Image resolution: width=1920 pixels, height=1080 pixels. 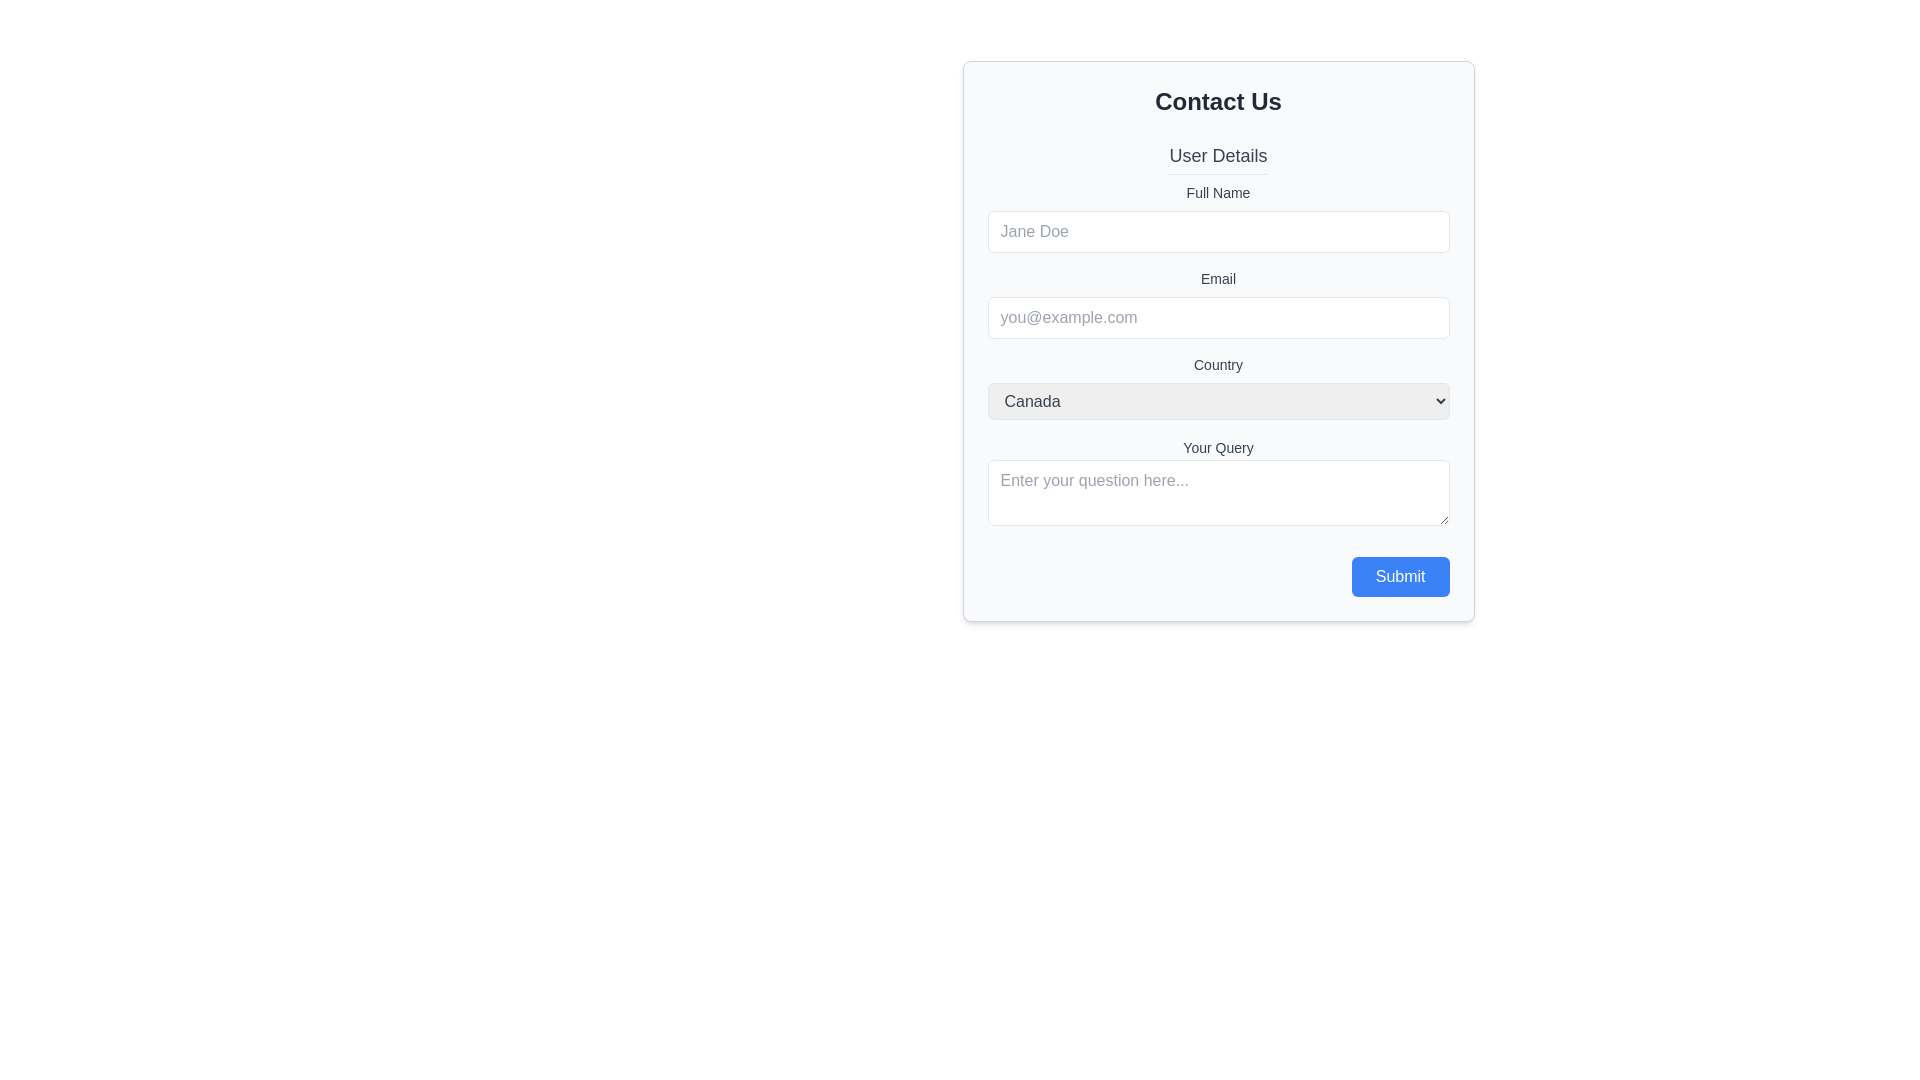 What do you see at coordinates (1217, 157) in the screenshot?
I see `the 'User Details' text block, which is a bold, medium-sized gray font header located at the top center of the section, visually separating it from the content below` at bounding box center [1217, 157].